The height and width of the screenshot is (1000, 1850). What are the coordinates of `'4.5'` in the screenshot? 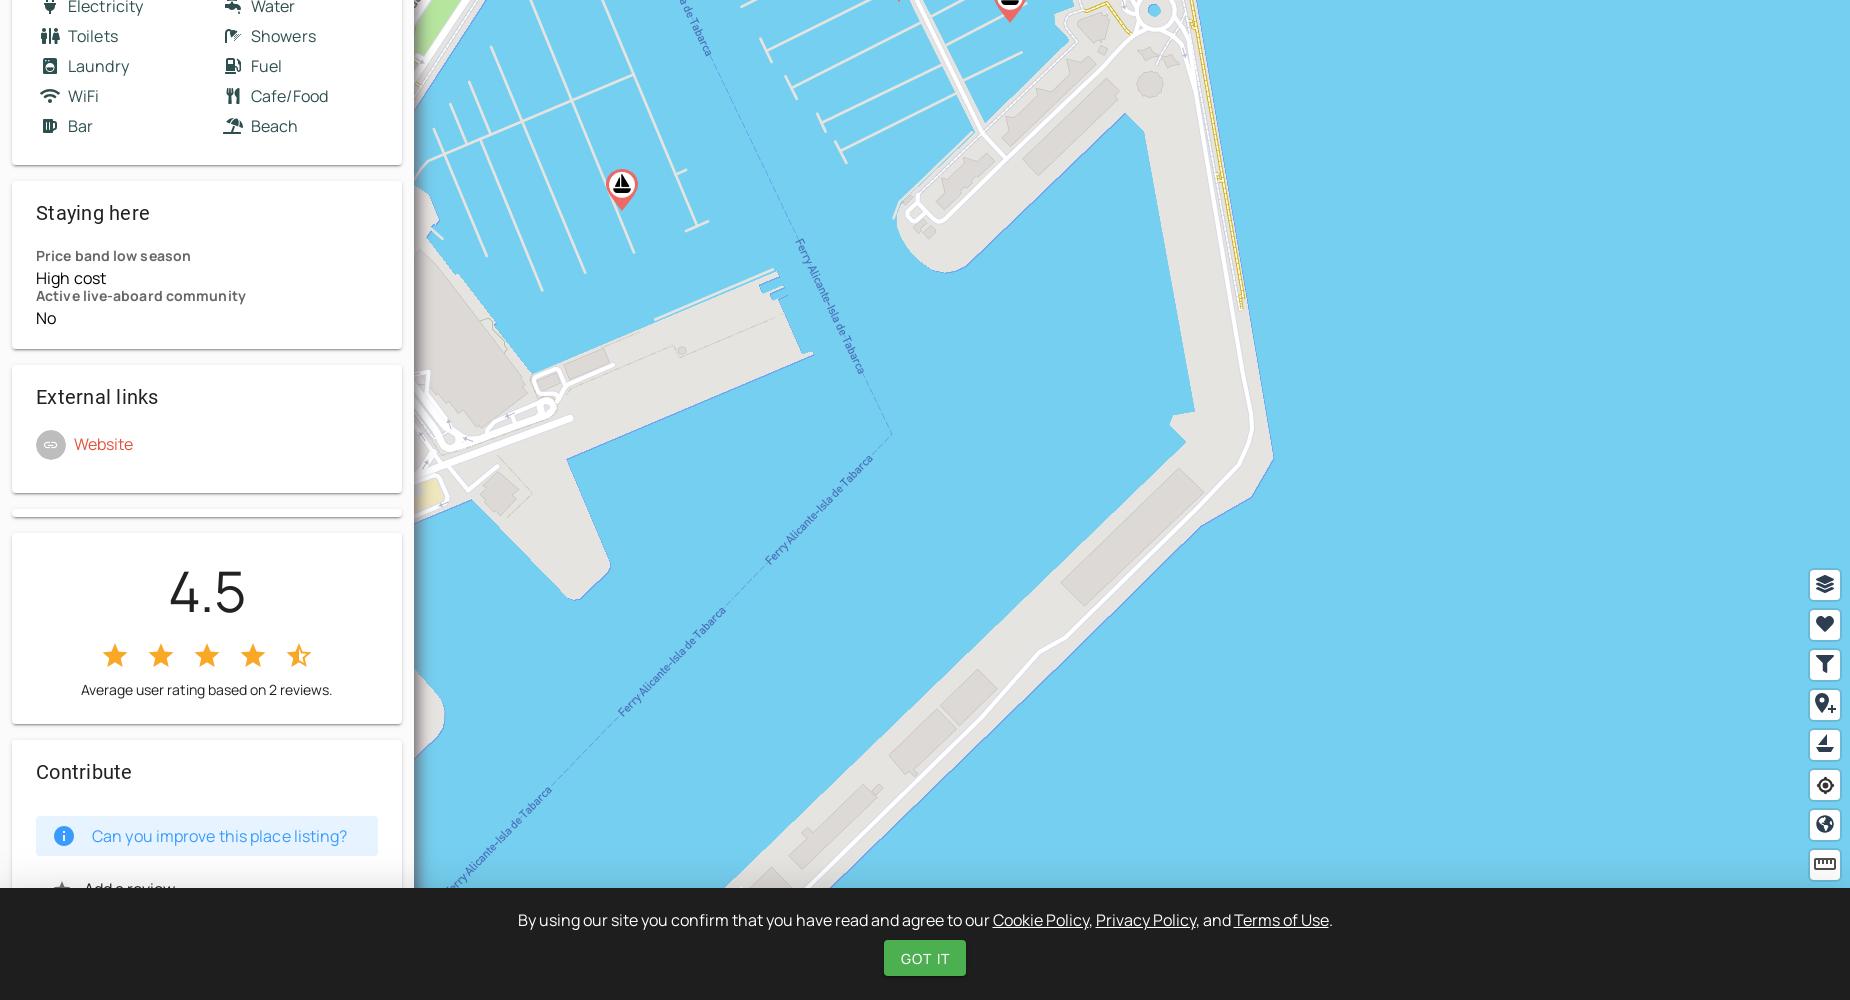 It's located at (206, 589).